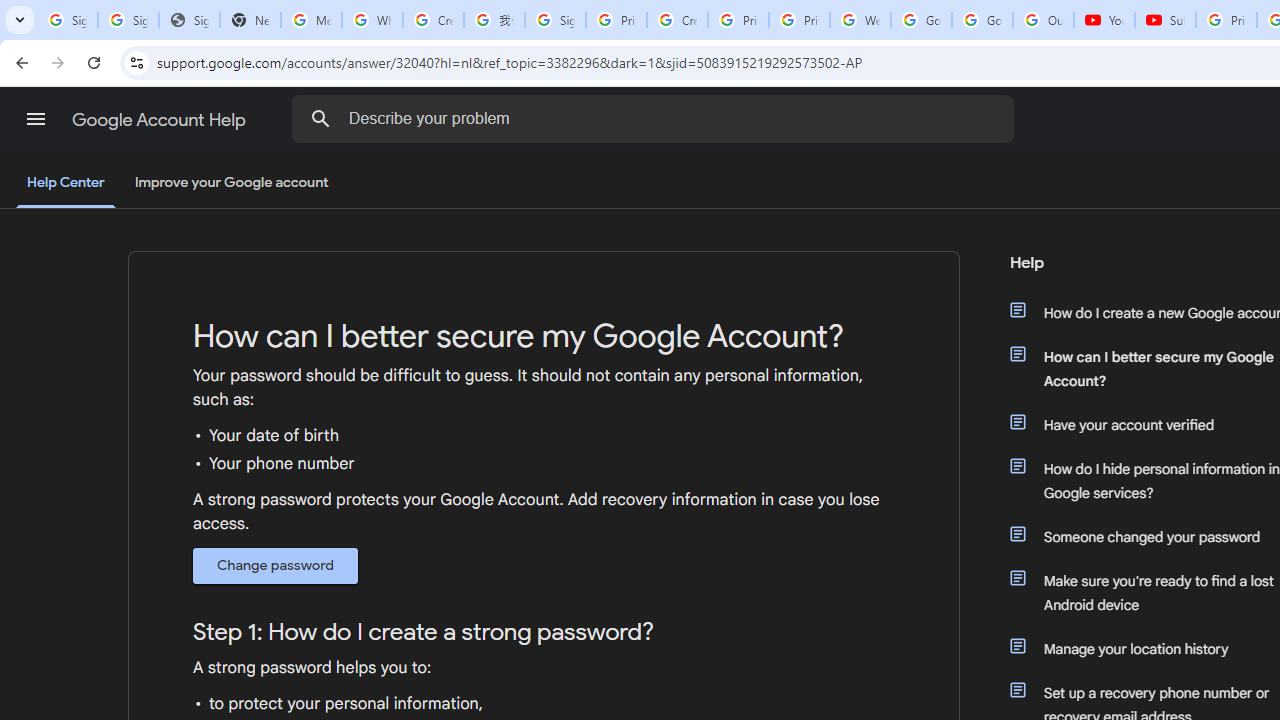 The image size is (1280, 720). What do you see at coordinates (372, 20) in the screenshot?
I see `'Who is my administrator? - Google Account Help'` at bounding box center [372, 20].